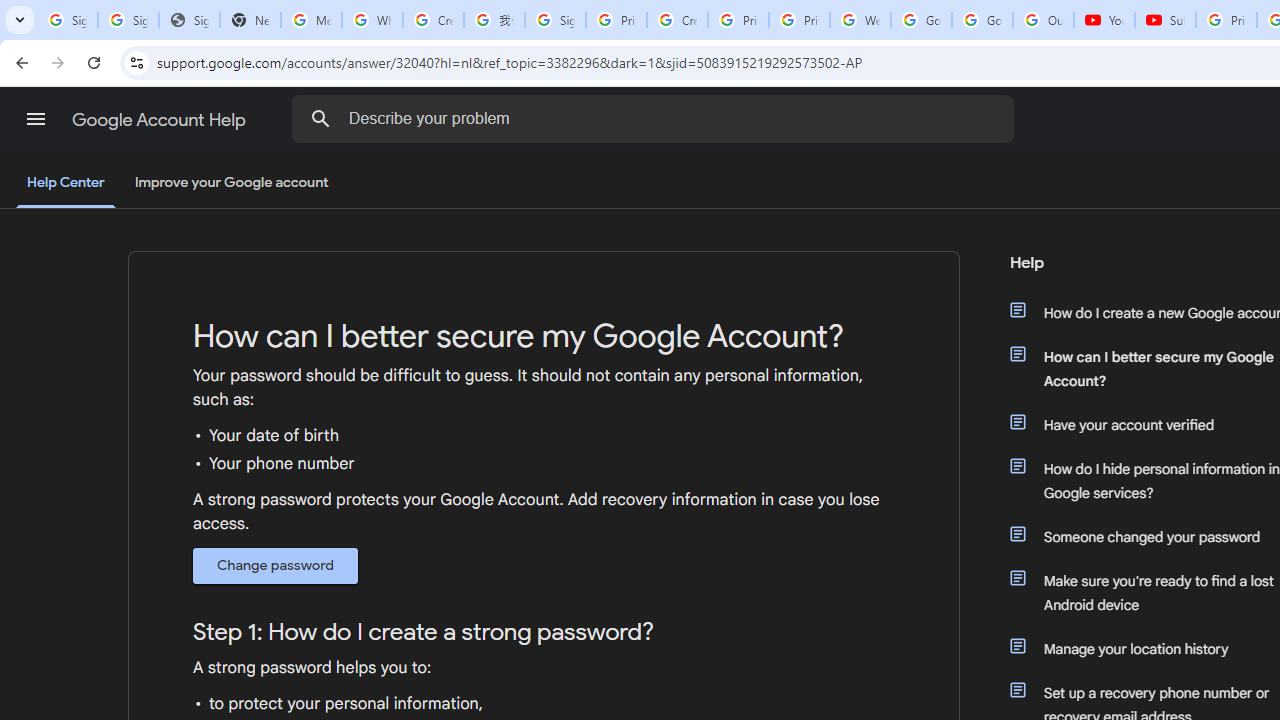 The image size is (1280, 720). What do you see at coordinates (372, 20) in the screenshot?
I see `'Who is my administrator? - Google Account Help'` at bounding box center [372, 20].